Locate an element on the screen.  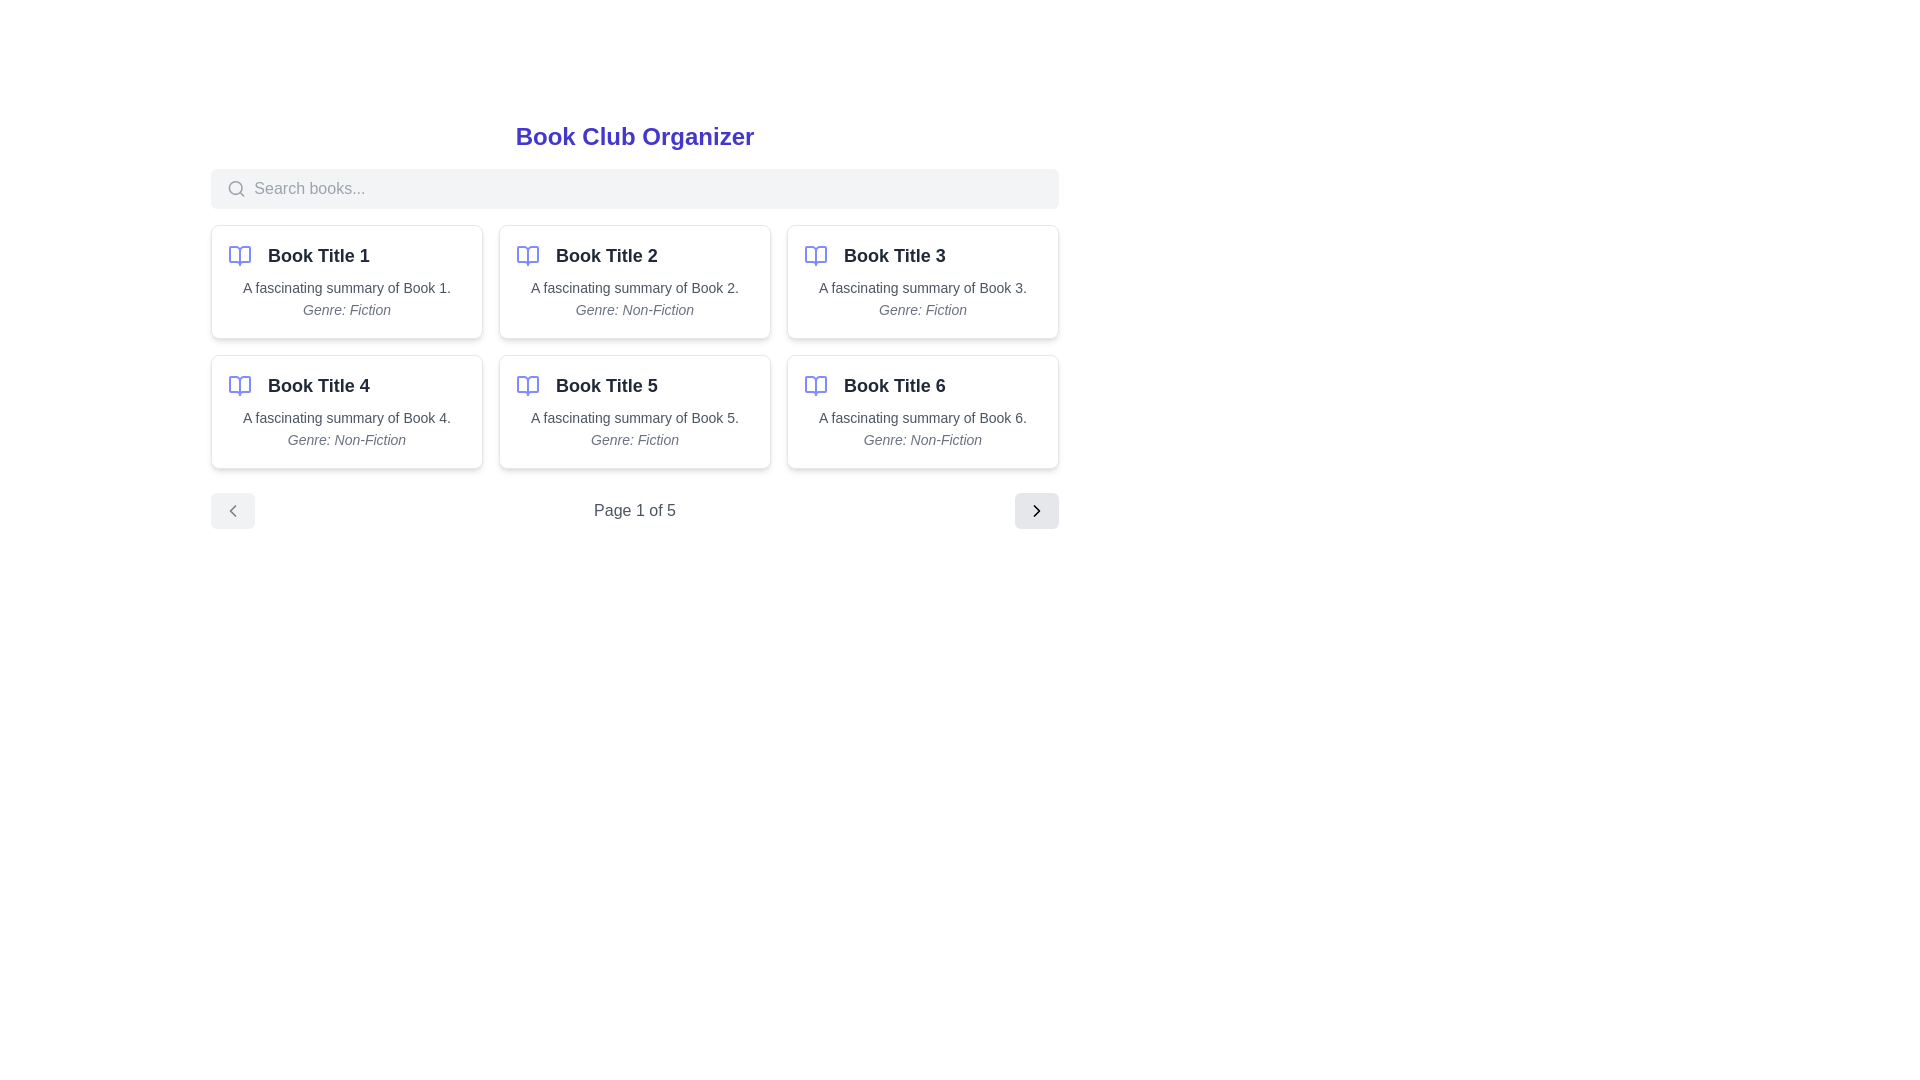
the text content of the label displaying the book title 'Book Title 3', which is located in the second column of the first row in a grid-like structure is located at coordinates (893, 254).